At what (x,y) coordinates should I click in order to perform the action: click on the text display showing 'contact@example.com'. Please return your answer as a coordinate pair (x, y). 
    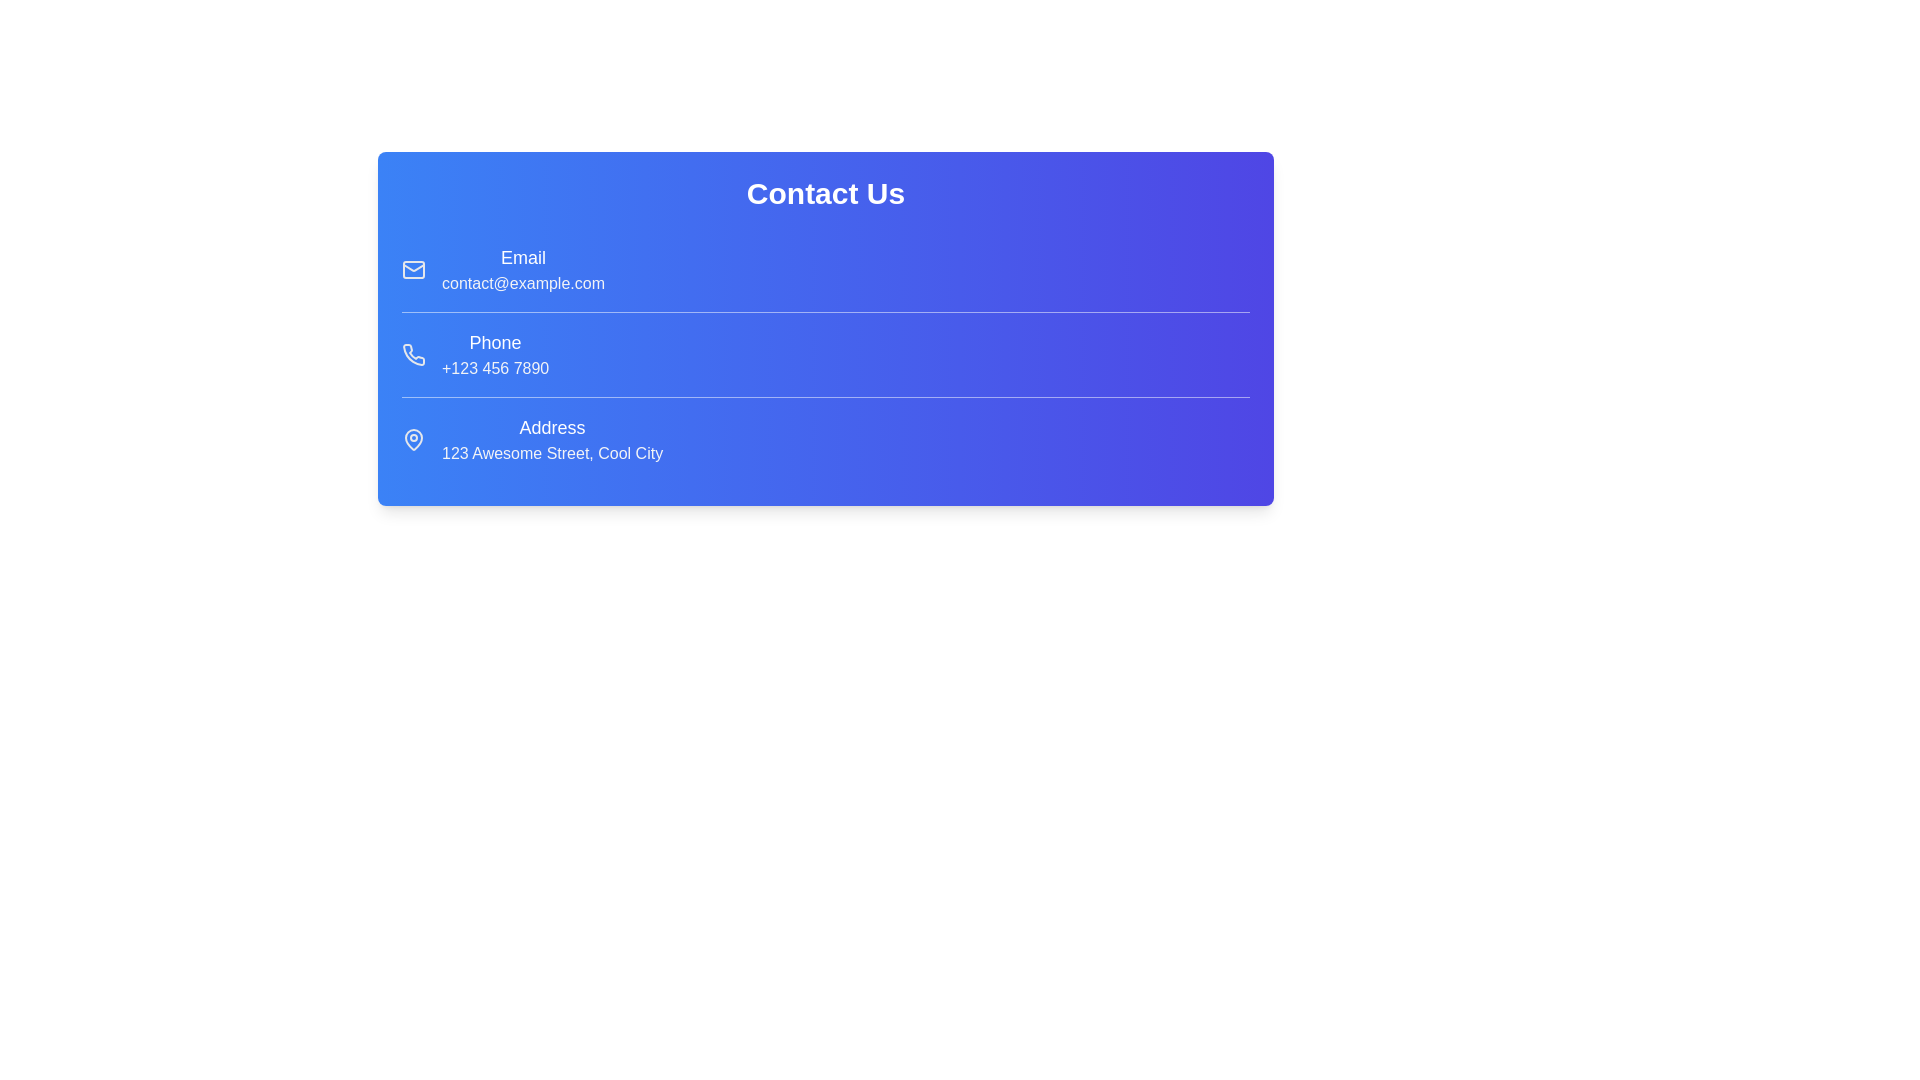
    Looking at the image, I should click on (523, 284).